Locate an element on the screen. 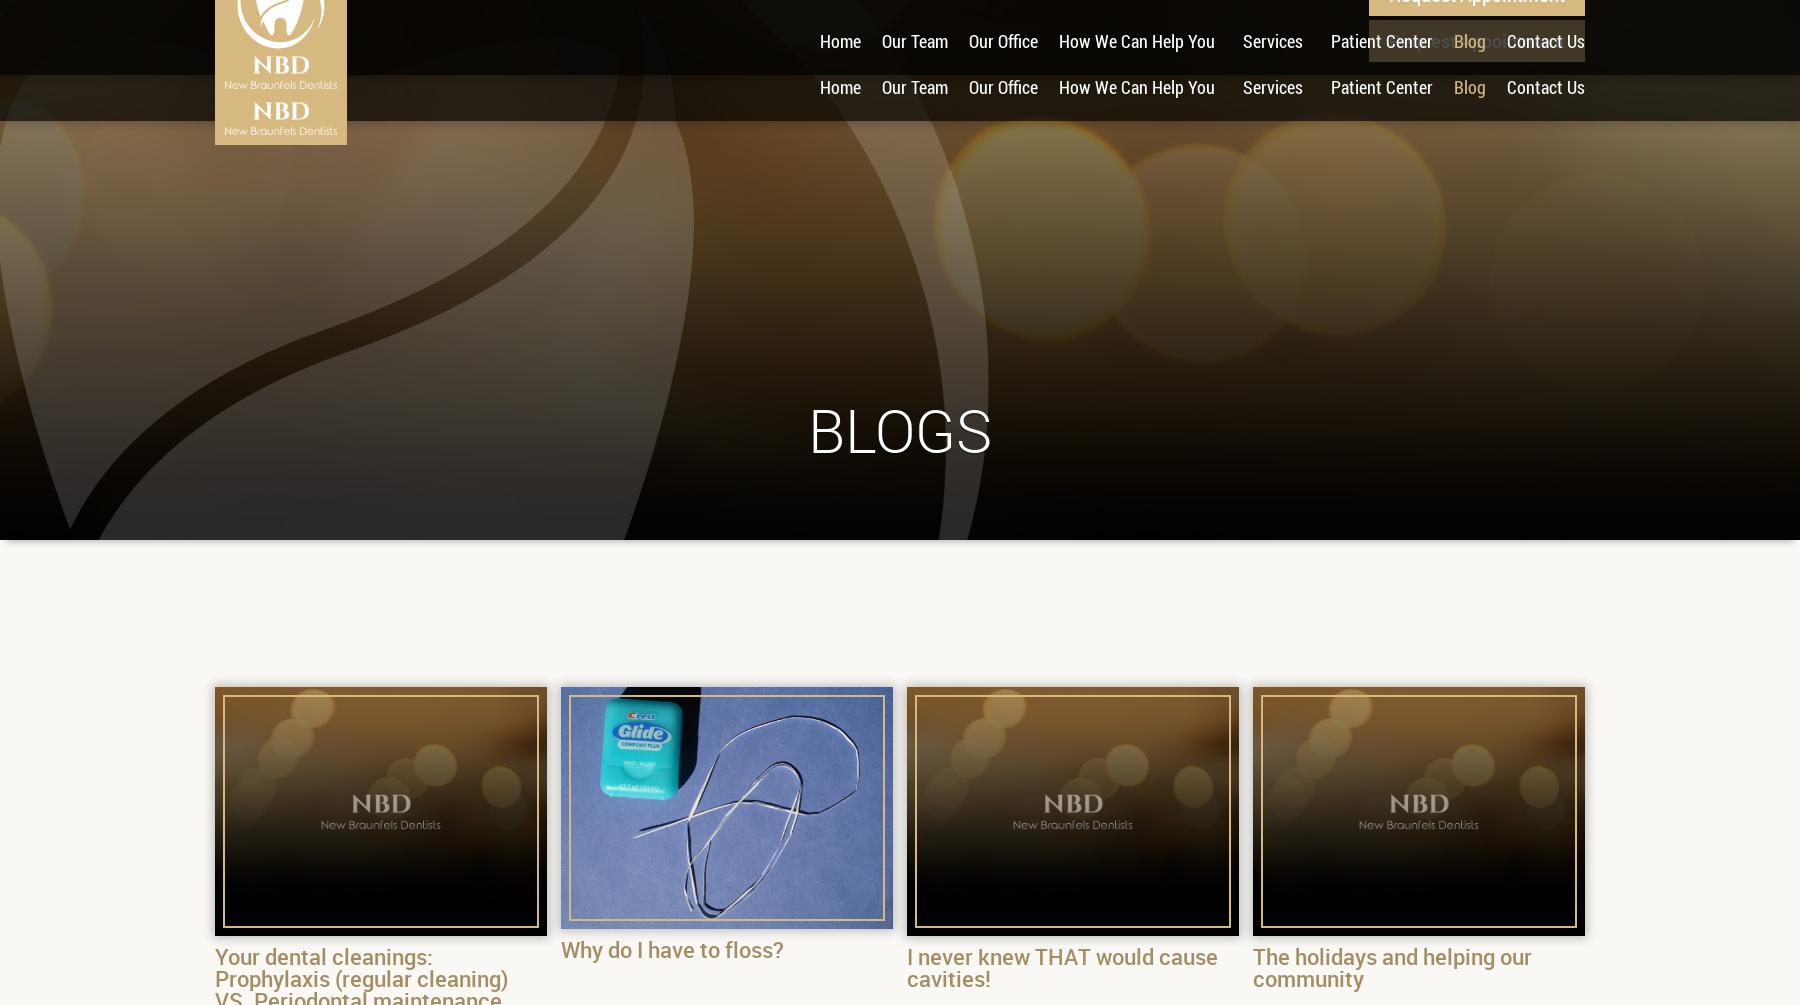 Image resolution: width=1800 pixels, height=1005 pixels. 'Services' is located at coordinates (1242, 87).